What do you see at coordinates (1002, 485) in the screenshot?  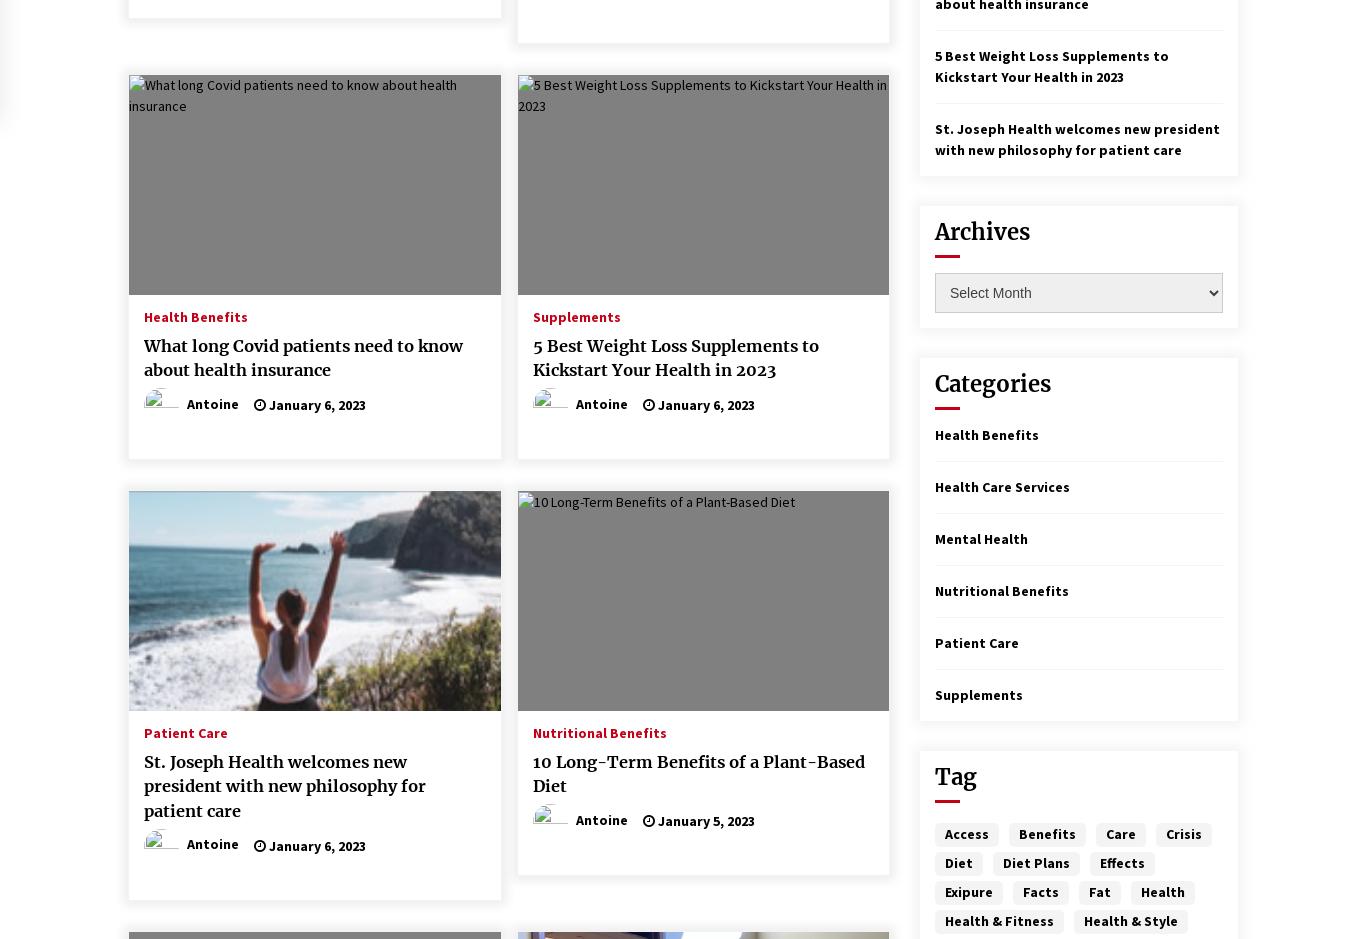 I see `'Health Care Services'` at bounding box center [1002, 485].